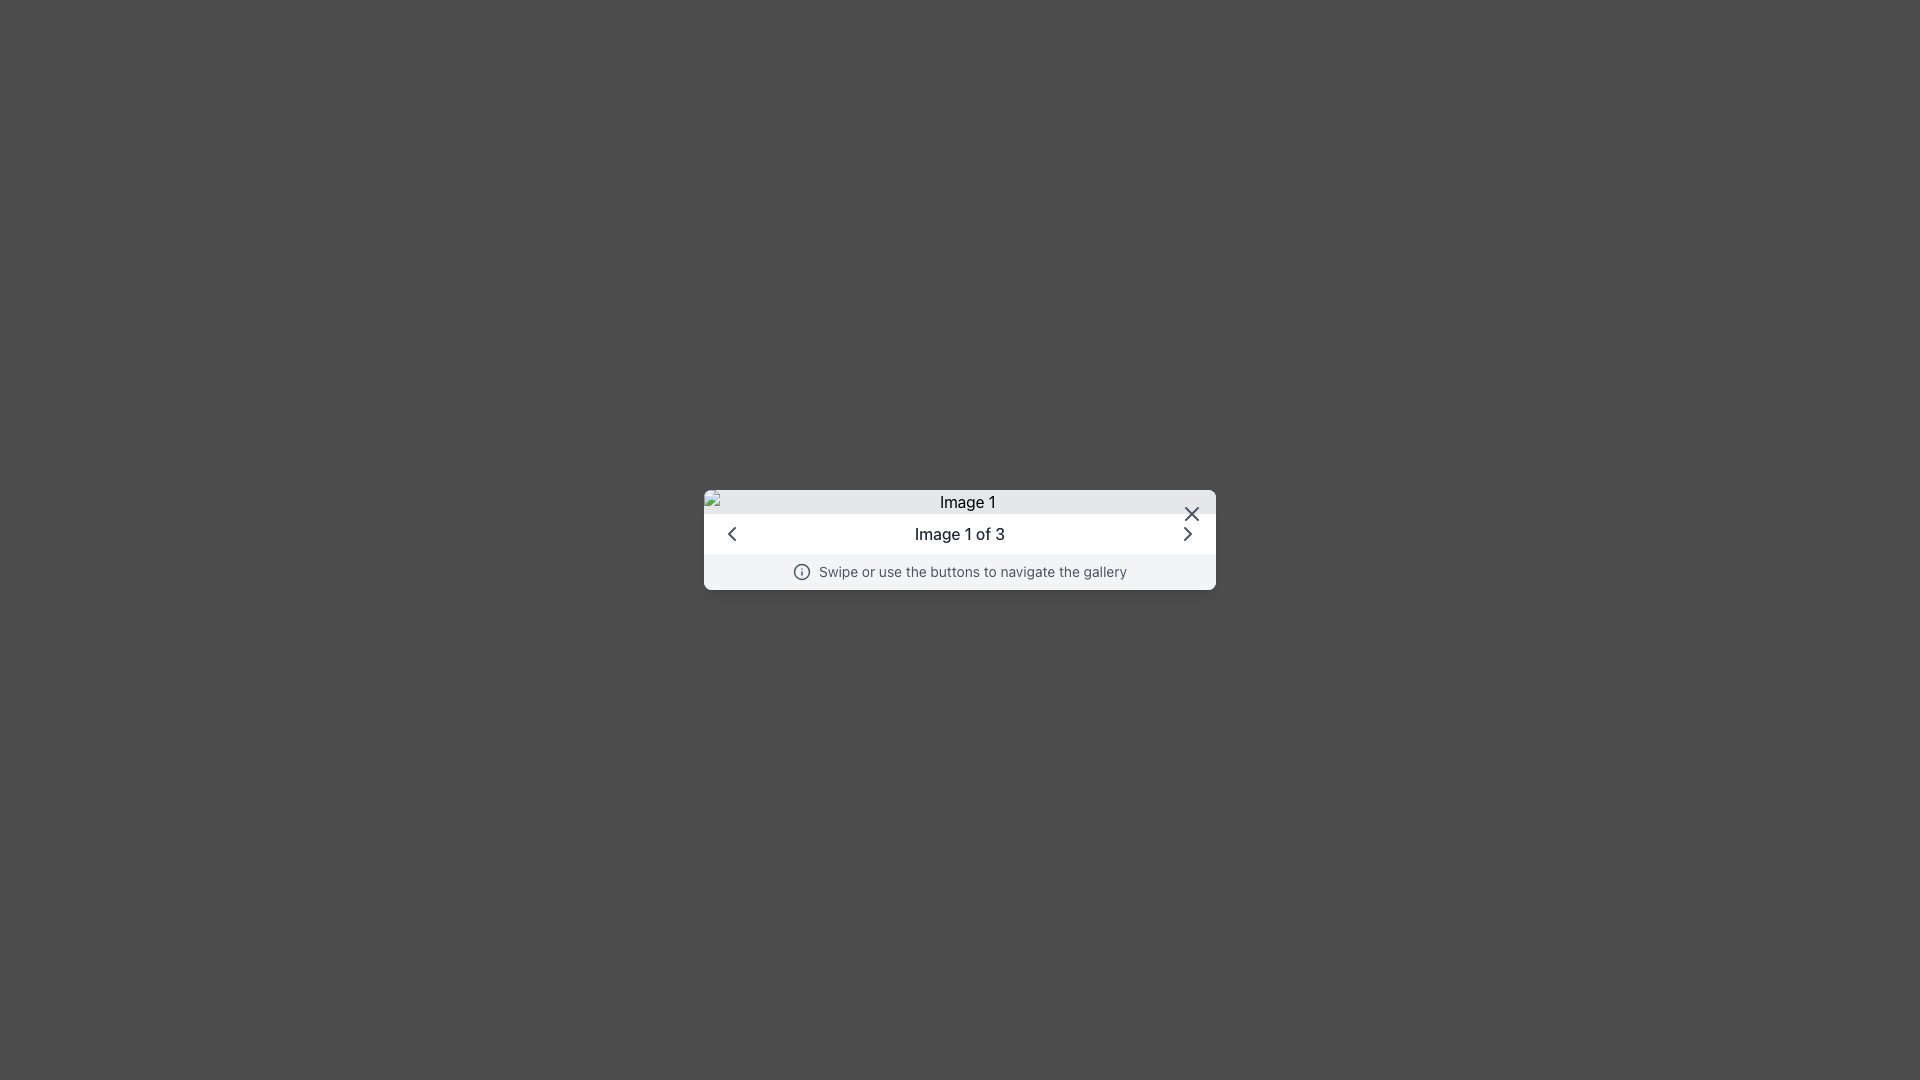 The height and width of the screenshot is (1080, 1920). I want to click on the rightward chevron icon located on the far-right side of the dialog header, so click(1188, 532).